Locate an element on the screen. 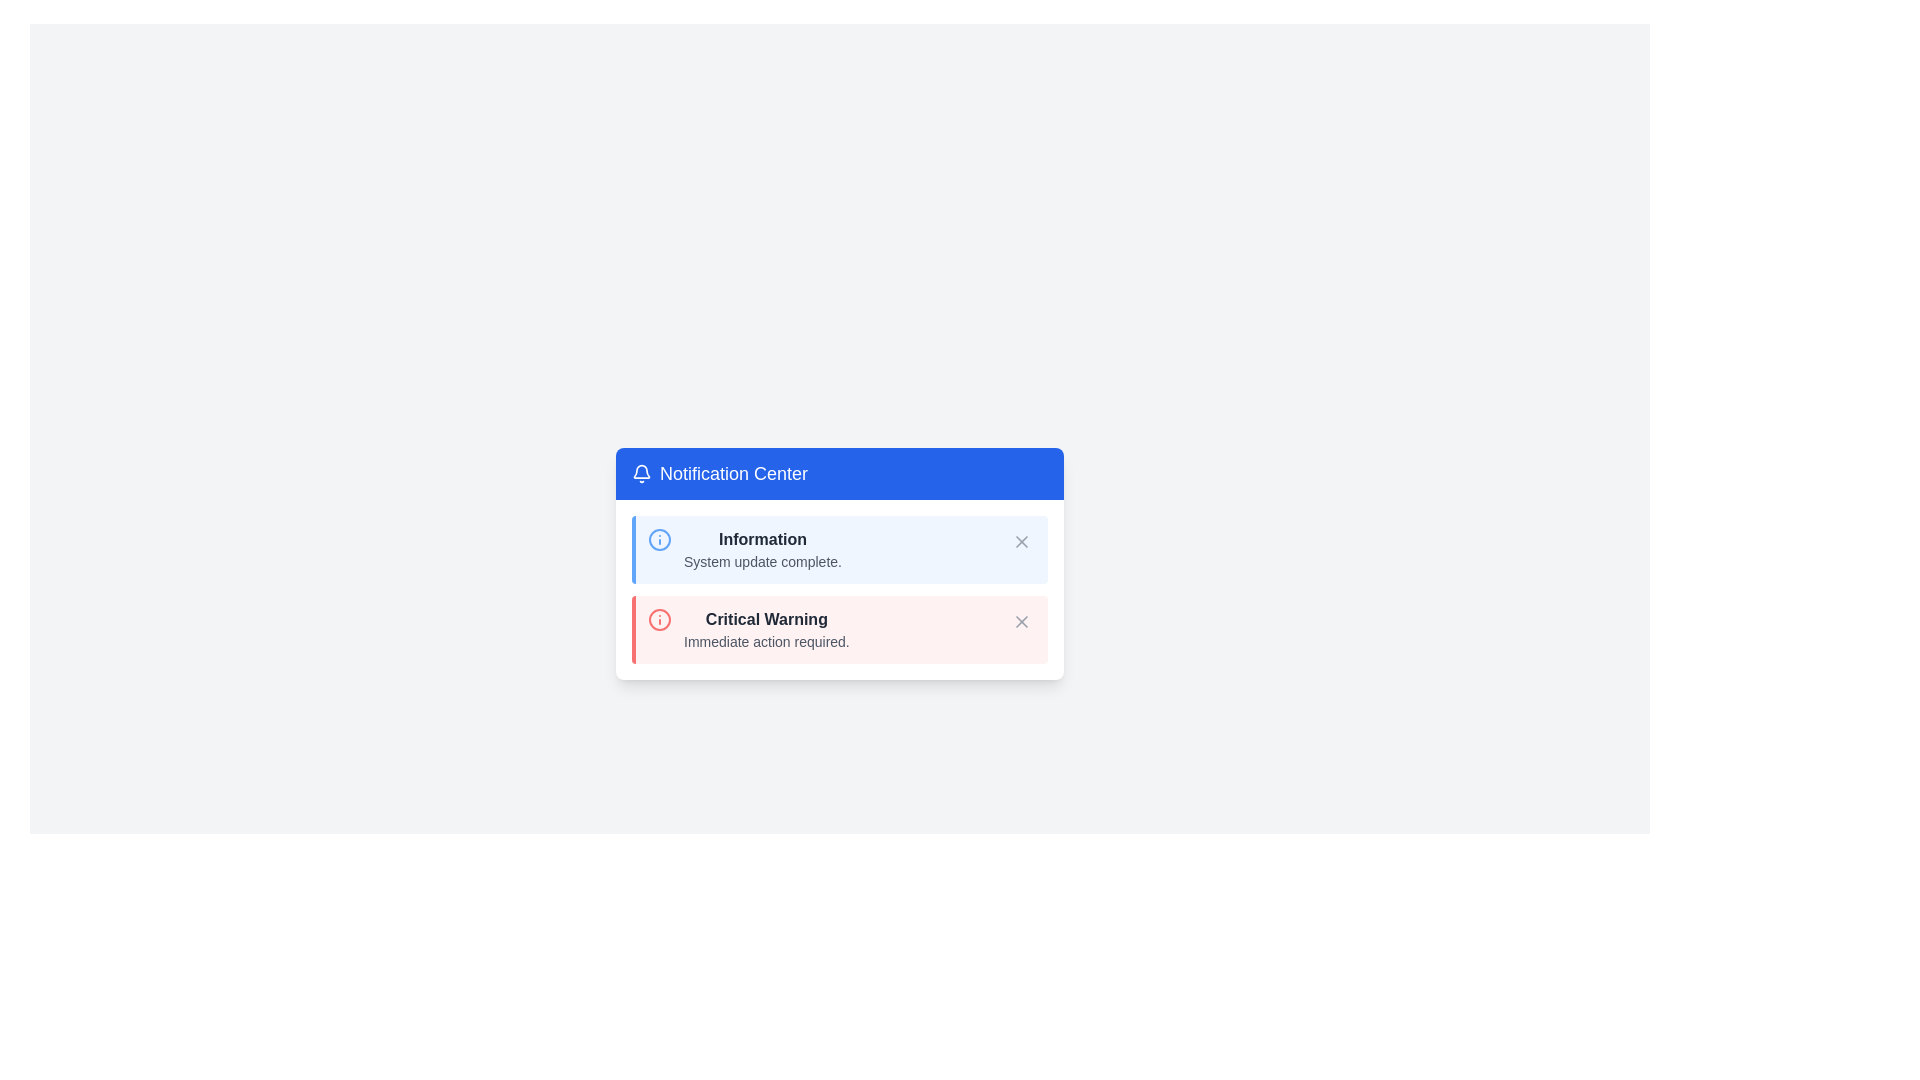  the critical warning graphical icon located centrally within the 'Critical Warning' notification entry in the SVG component is located at coordinates (660, 619).